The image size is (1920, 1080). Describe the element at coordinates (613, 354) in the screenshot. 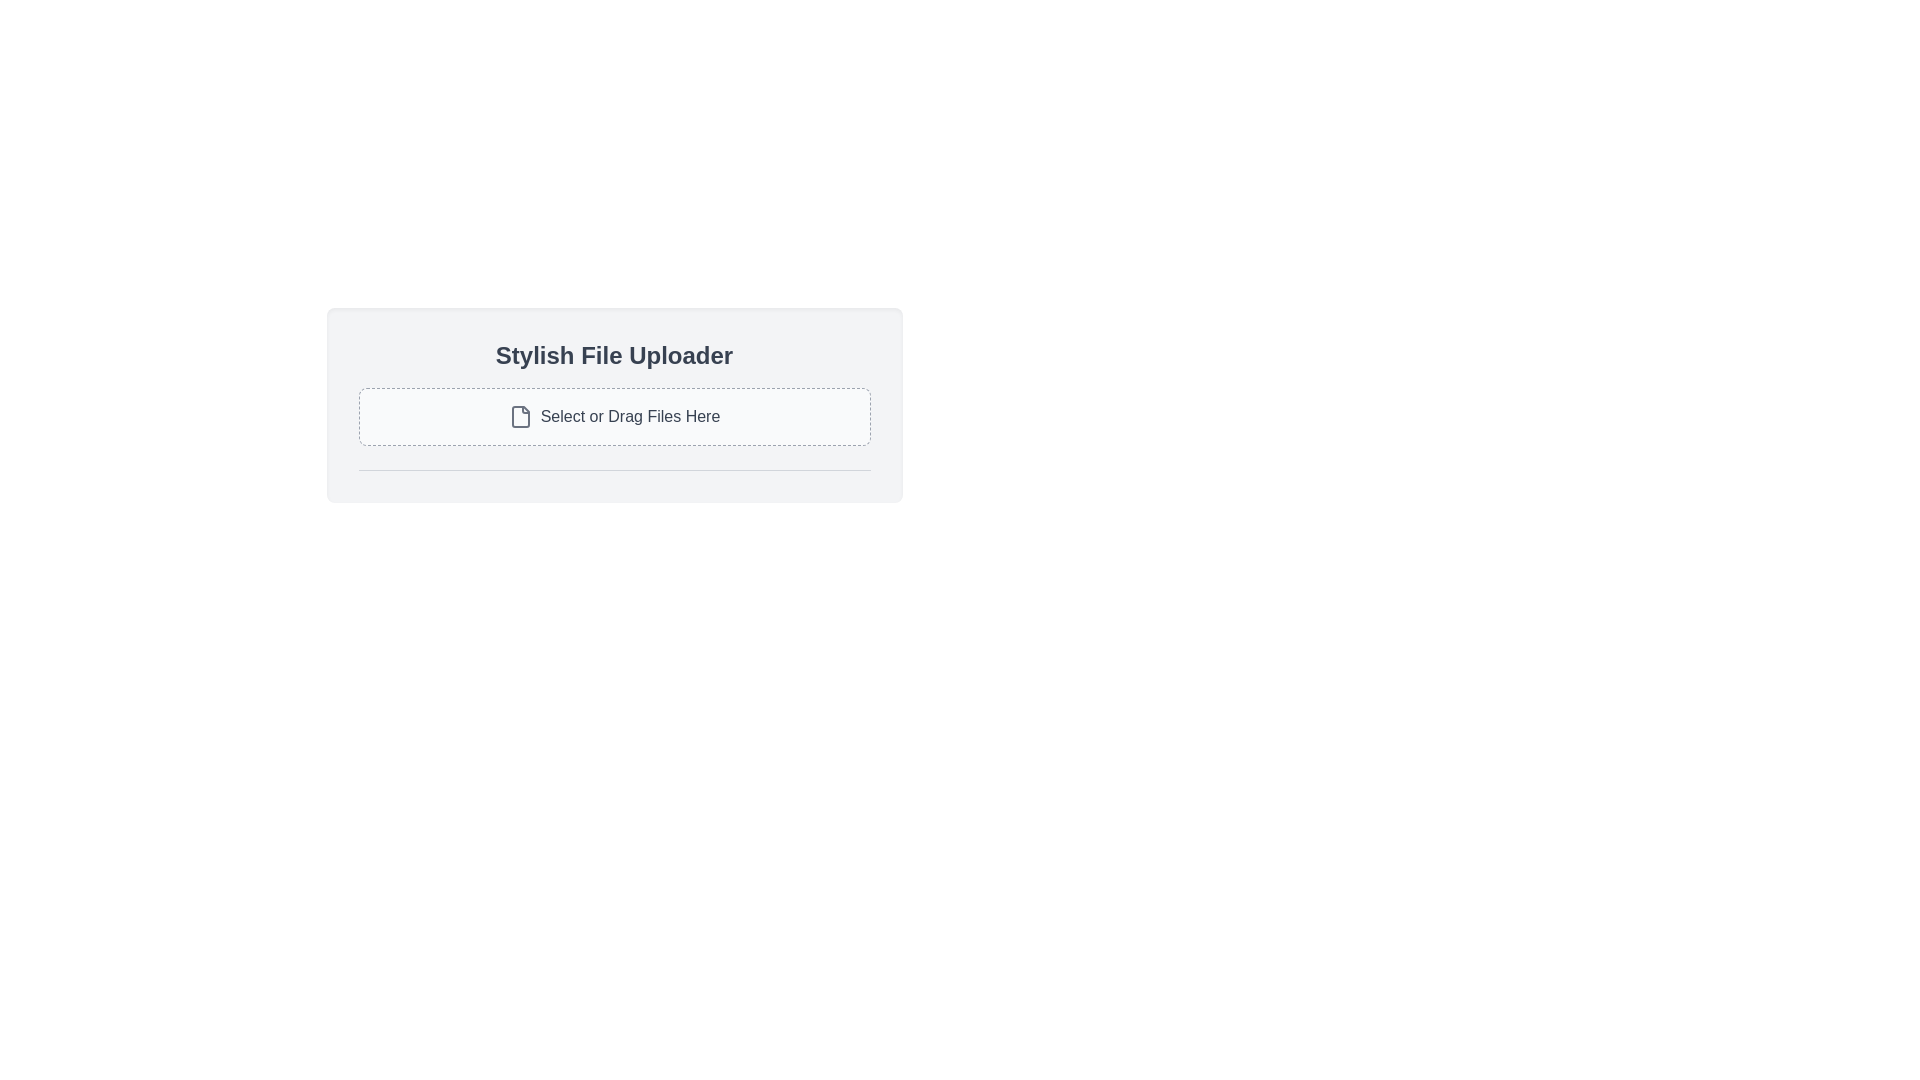

I see `the static text header that identifies the purpose of the section related to file uploading` at that location.